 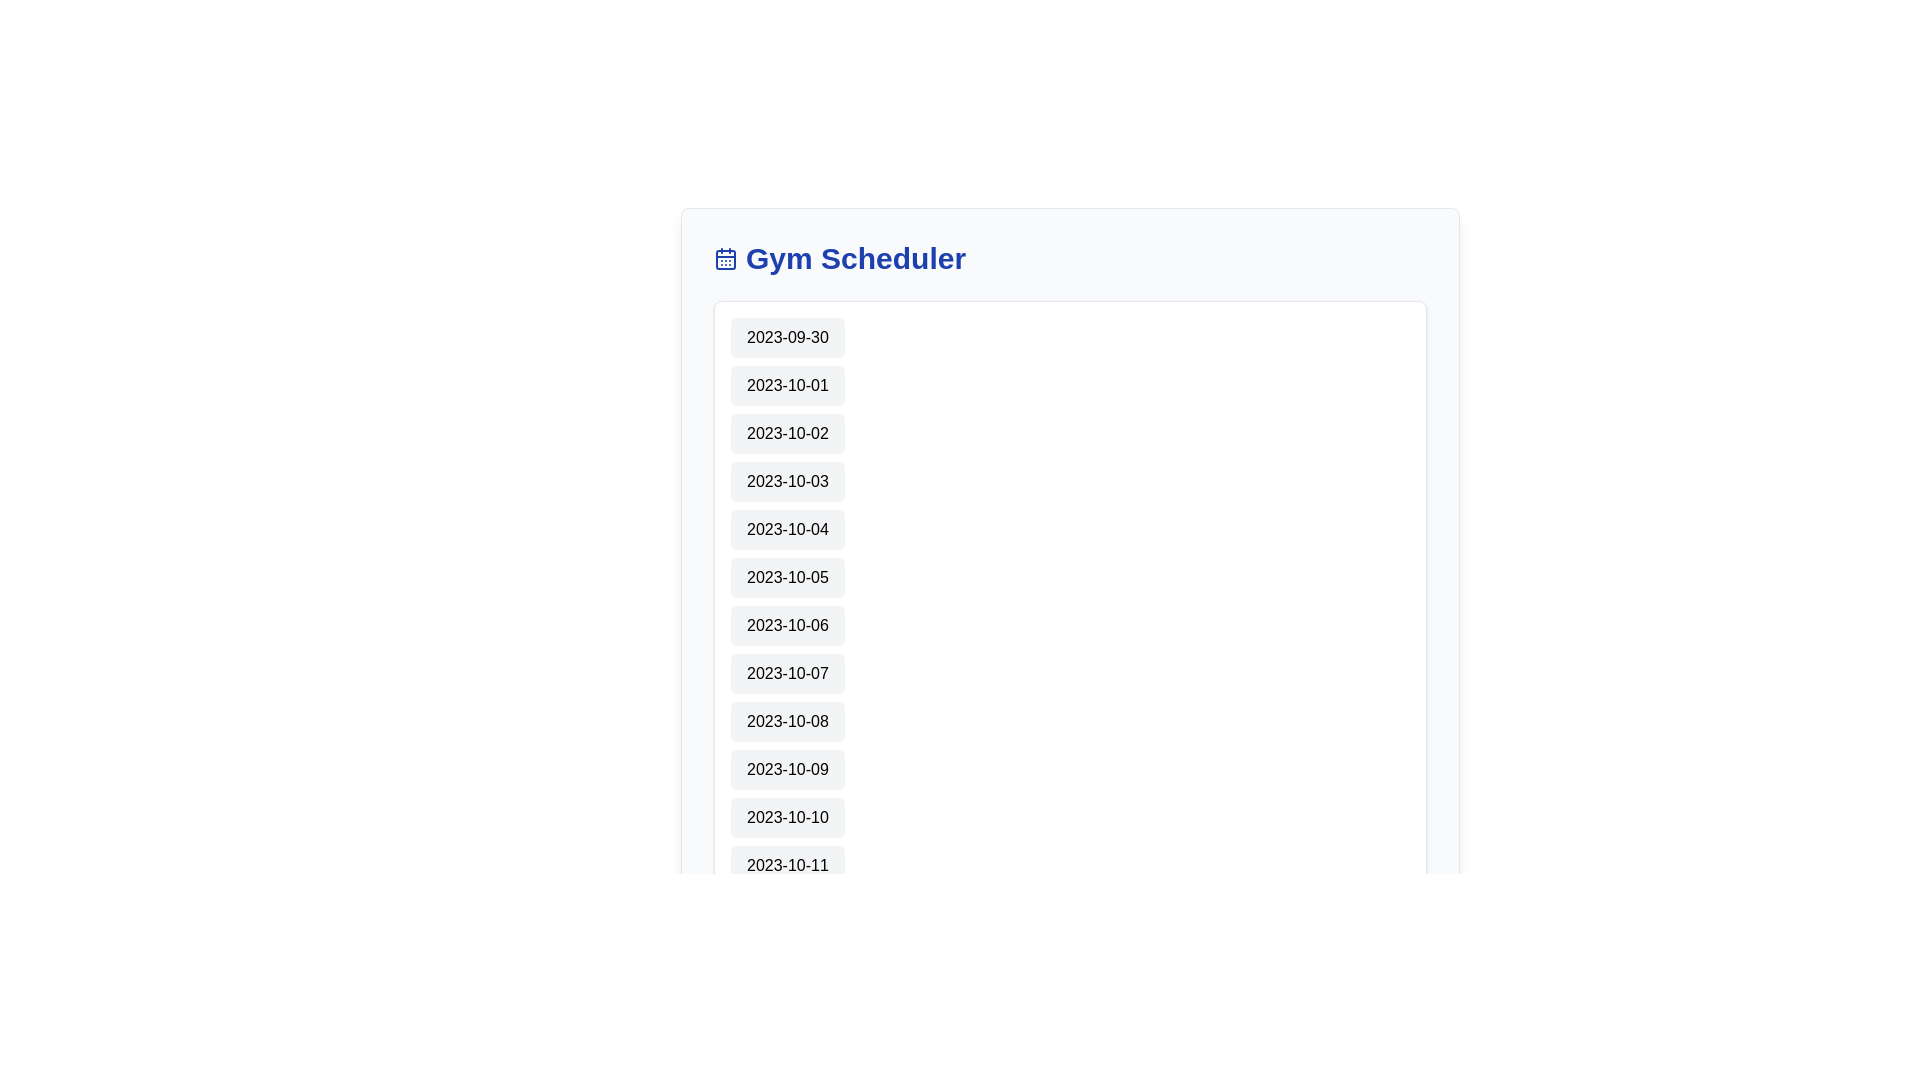 I want to click on the button displaying the date '2023-10-11' in a vertical list of dates, so click(x=786, y=865).